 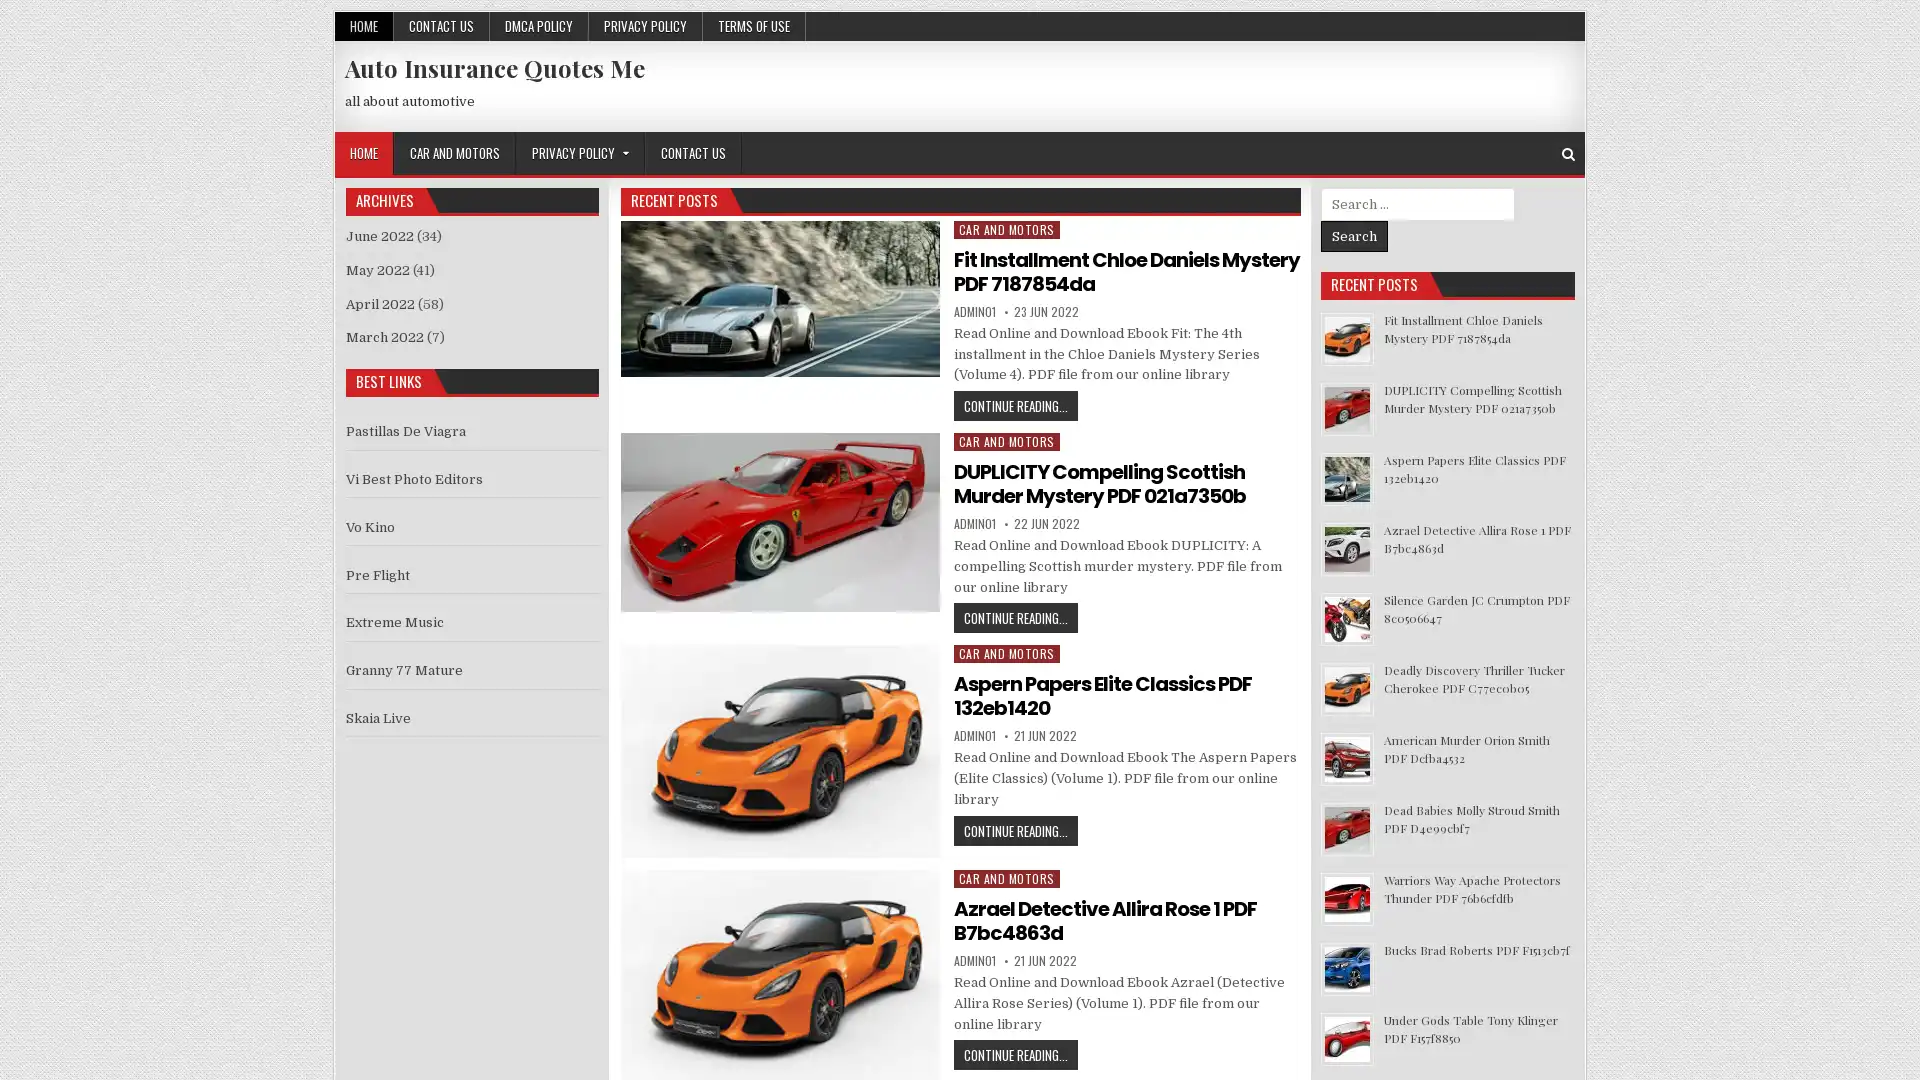 What do you see at coordinates (1354, 235) in the screenshot?
I see `Search` at bounding box center [1354, 235].